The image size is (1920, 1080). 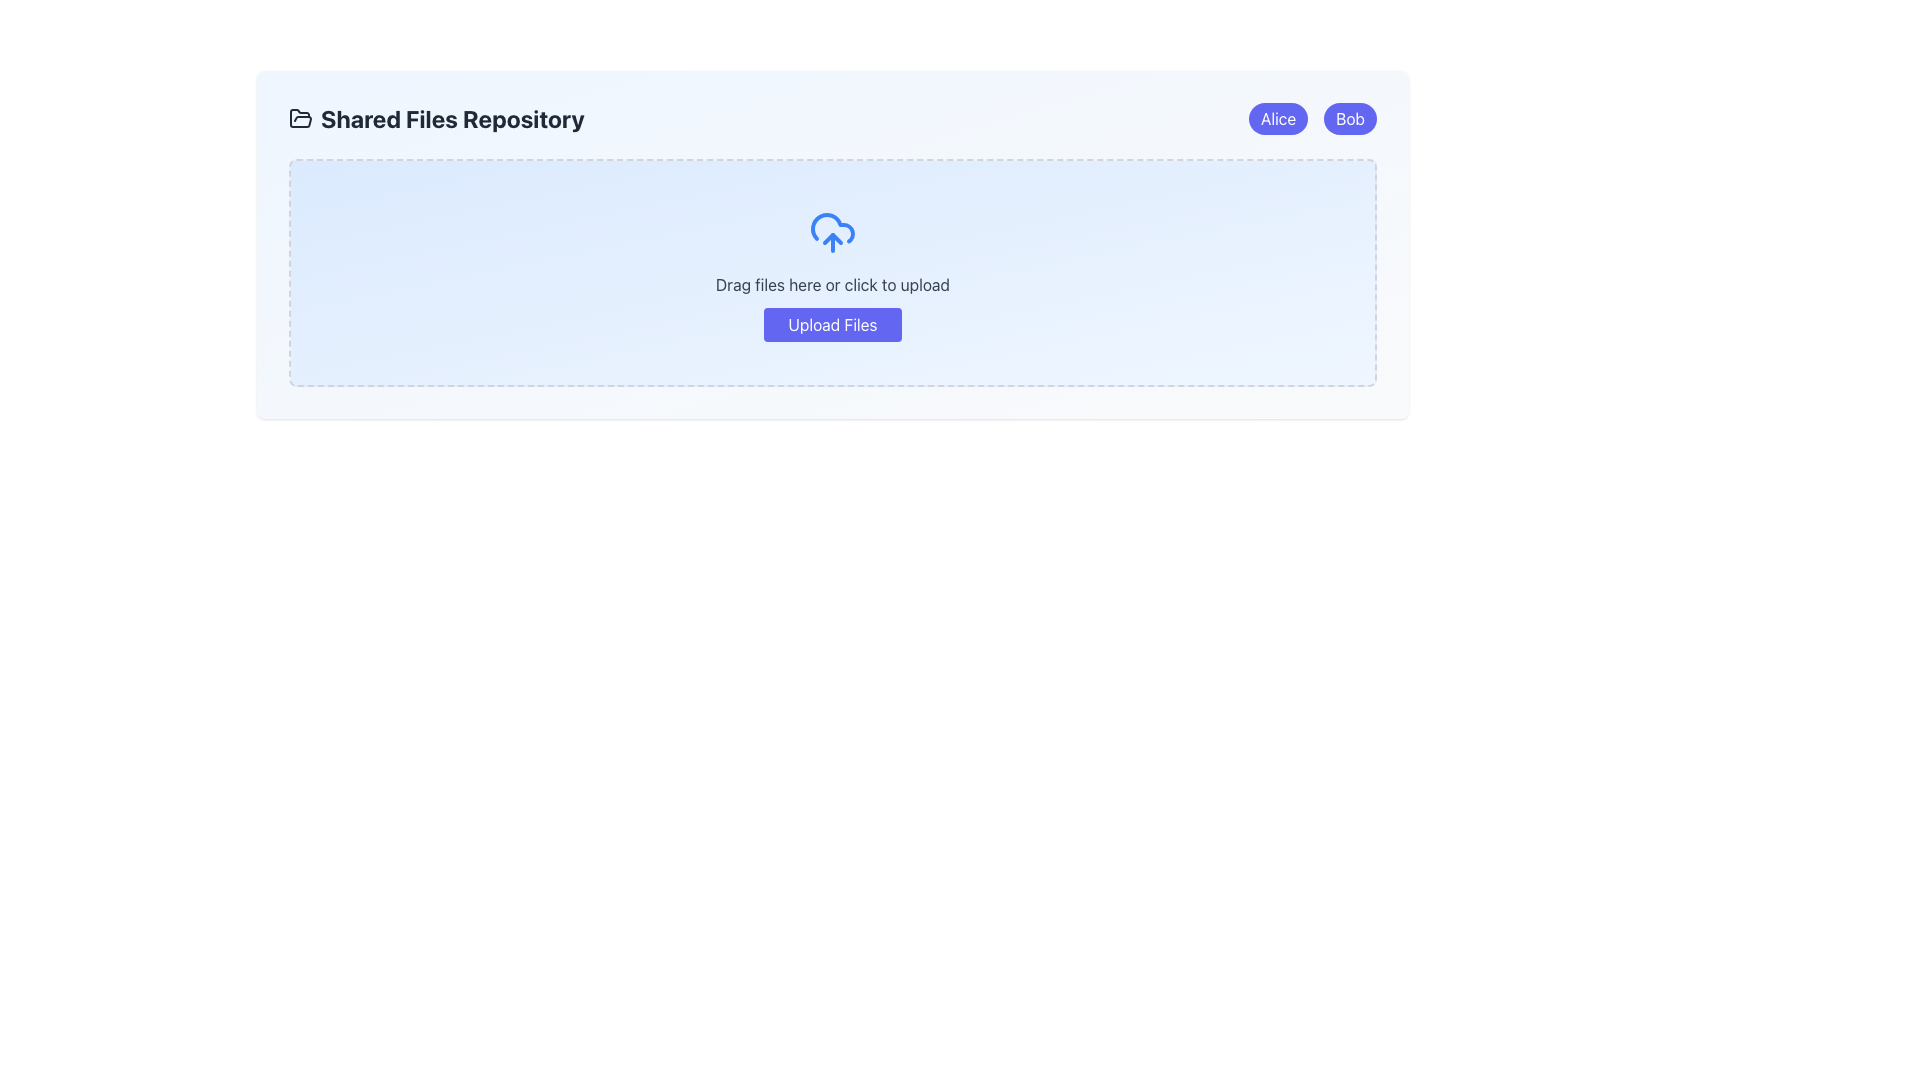 I want to click on the non-interactive display tags representing 'Alice' and 'Bob' located in the top-right of the bar above the main interface, so click(x=1312, y=119).